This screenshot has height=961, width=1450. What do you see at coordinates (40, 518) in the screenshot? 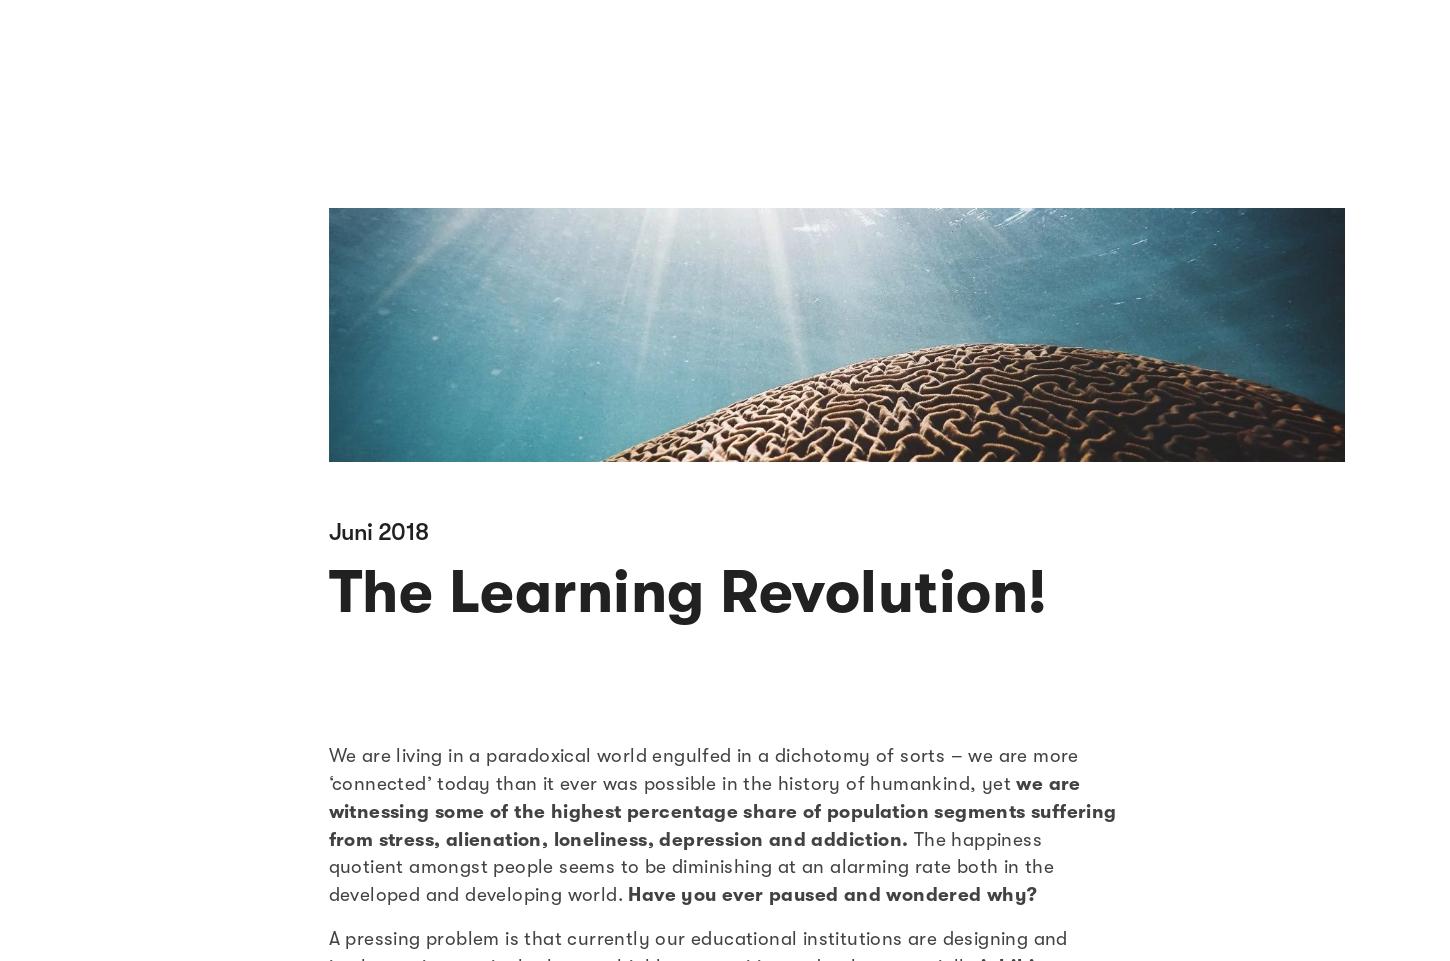
I see `'Nutze unsere Co-Working Spaces spontan mit dem Impact Hub Tagespass.'` at bounding box center [40, 518].